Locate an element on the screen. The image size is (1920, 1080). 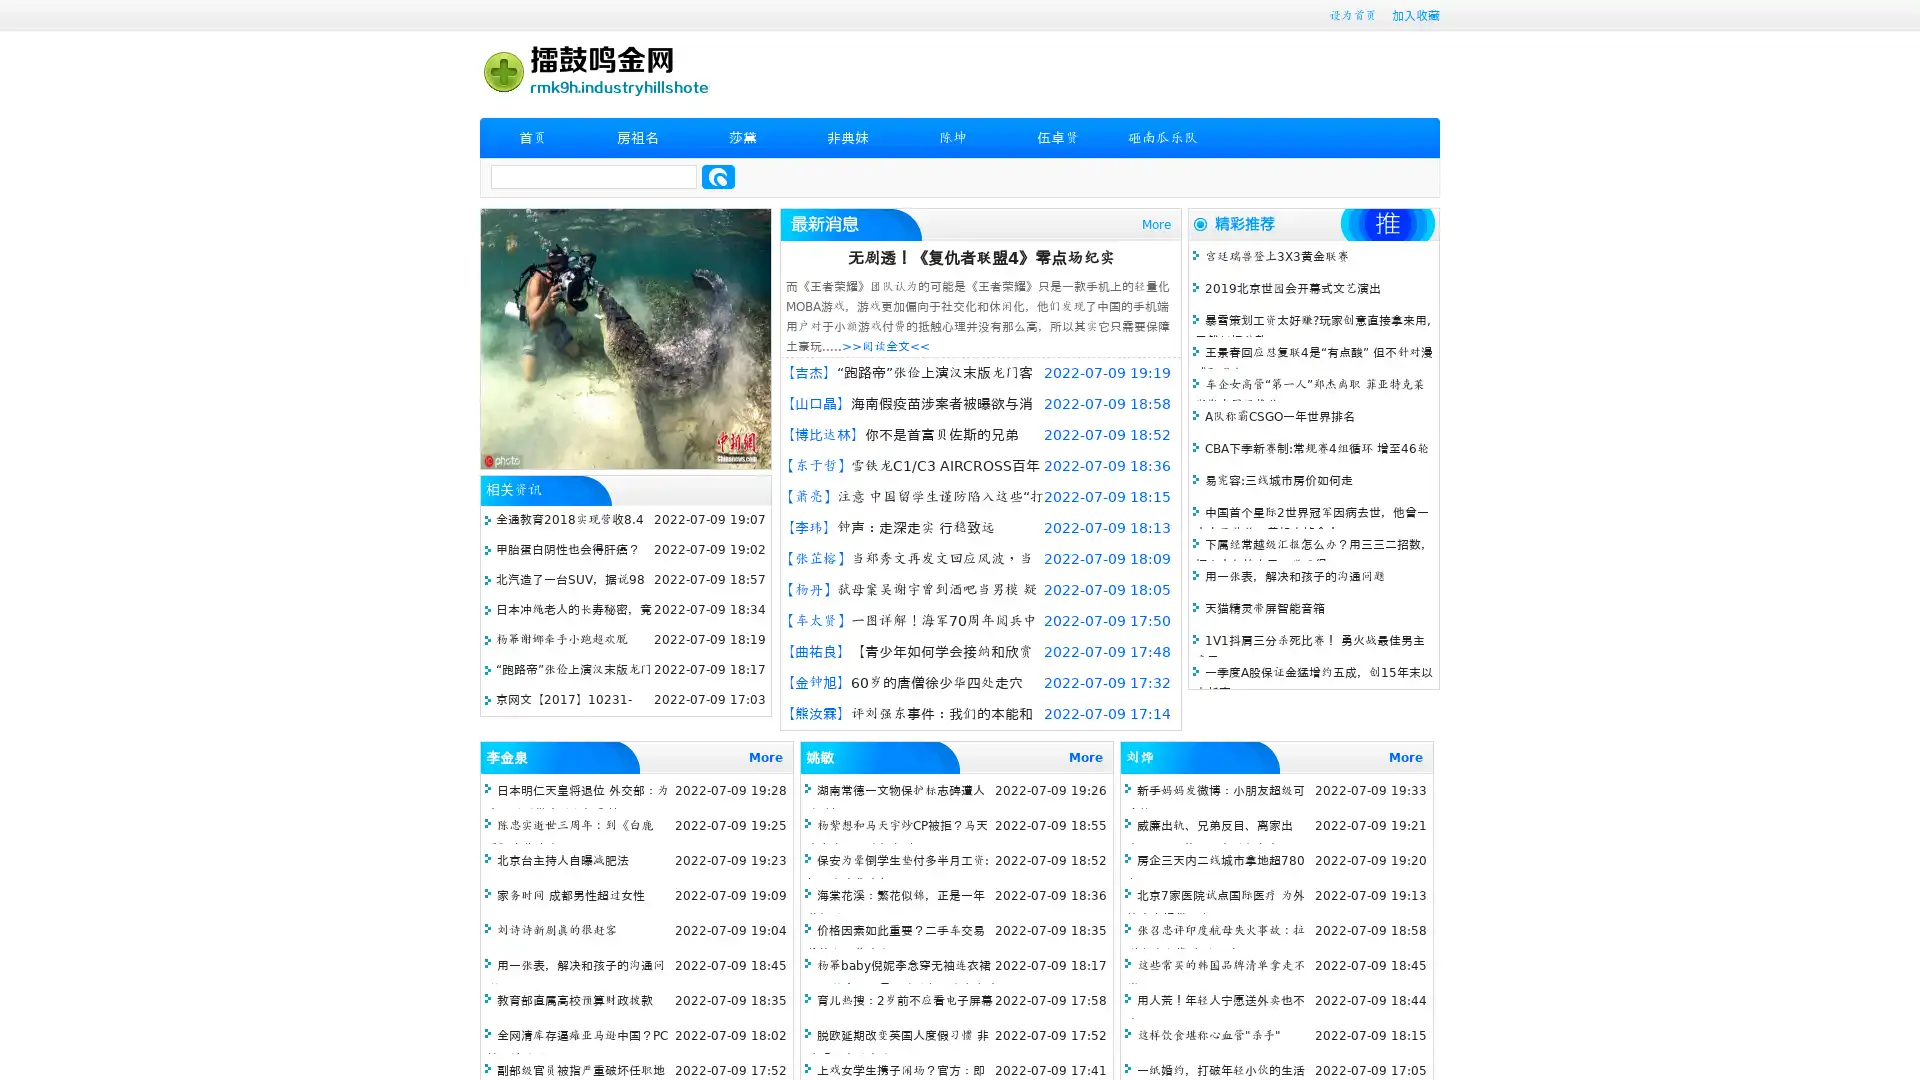
Search is located at coordinates (718, 176).